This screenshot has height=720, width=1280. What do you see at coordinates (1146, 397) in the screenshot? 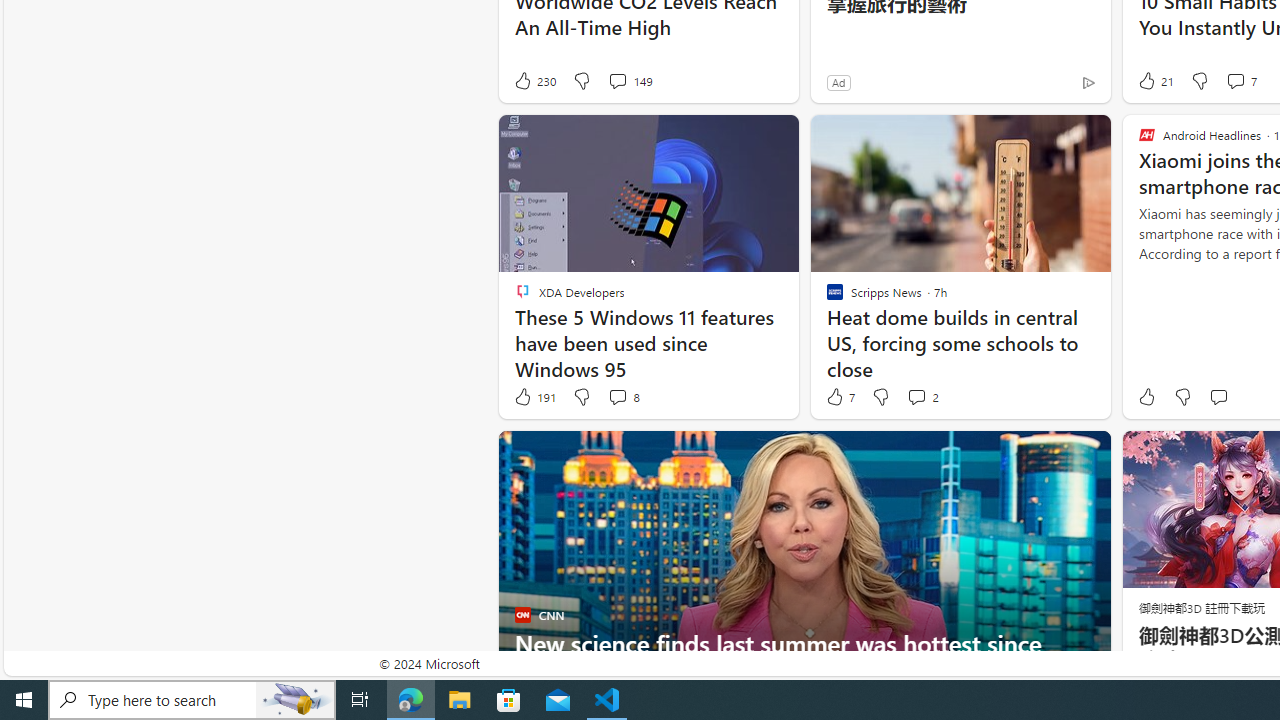
I see `'Like'` at bounding box center [1146, 397].